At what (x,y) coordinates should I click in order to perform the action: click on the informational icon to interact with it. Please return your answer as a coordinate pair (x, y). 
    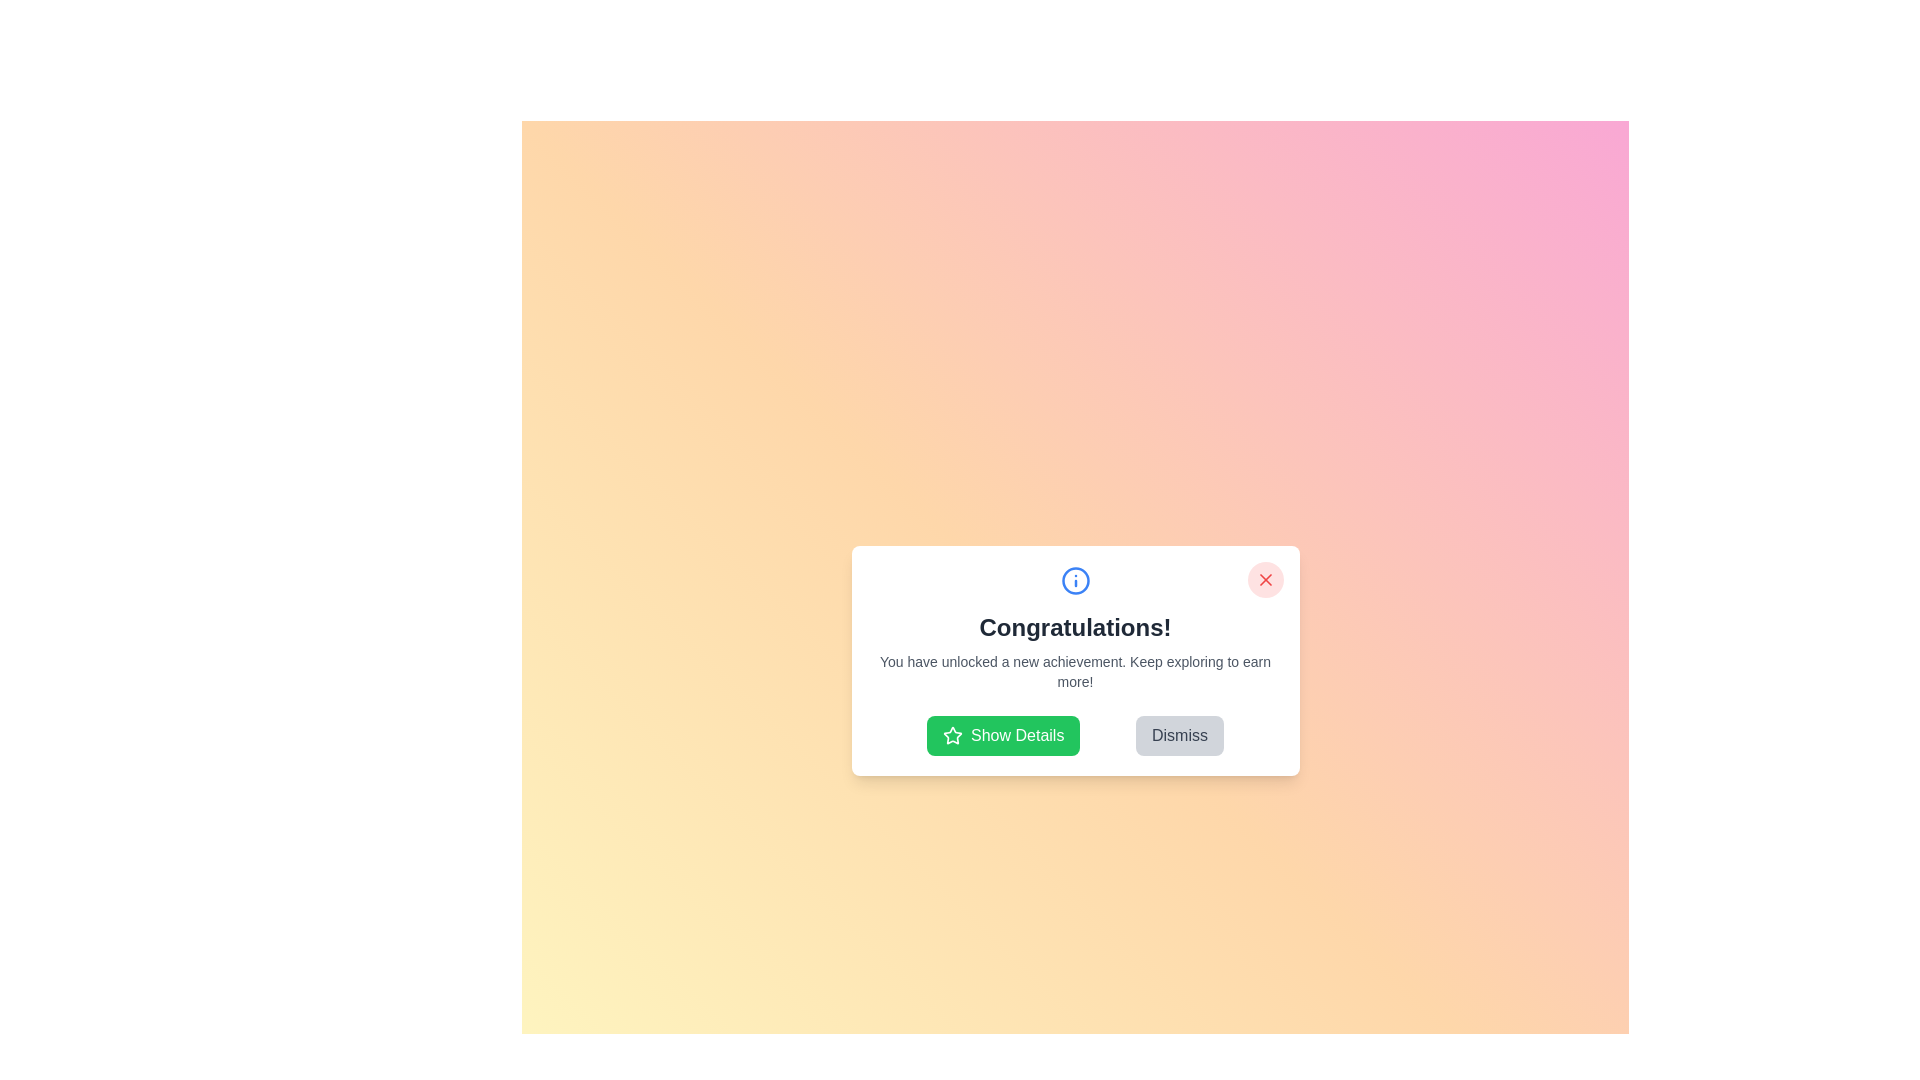
    Looking at the image, I should click on (1074, 581).